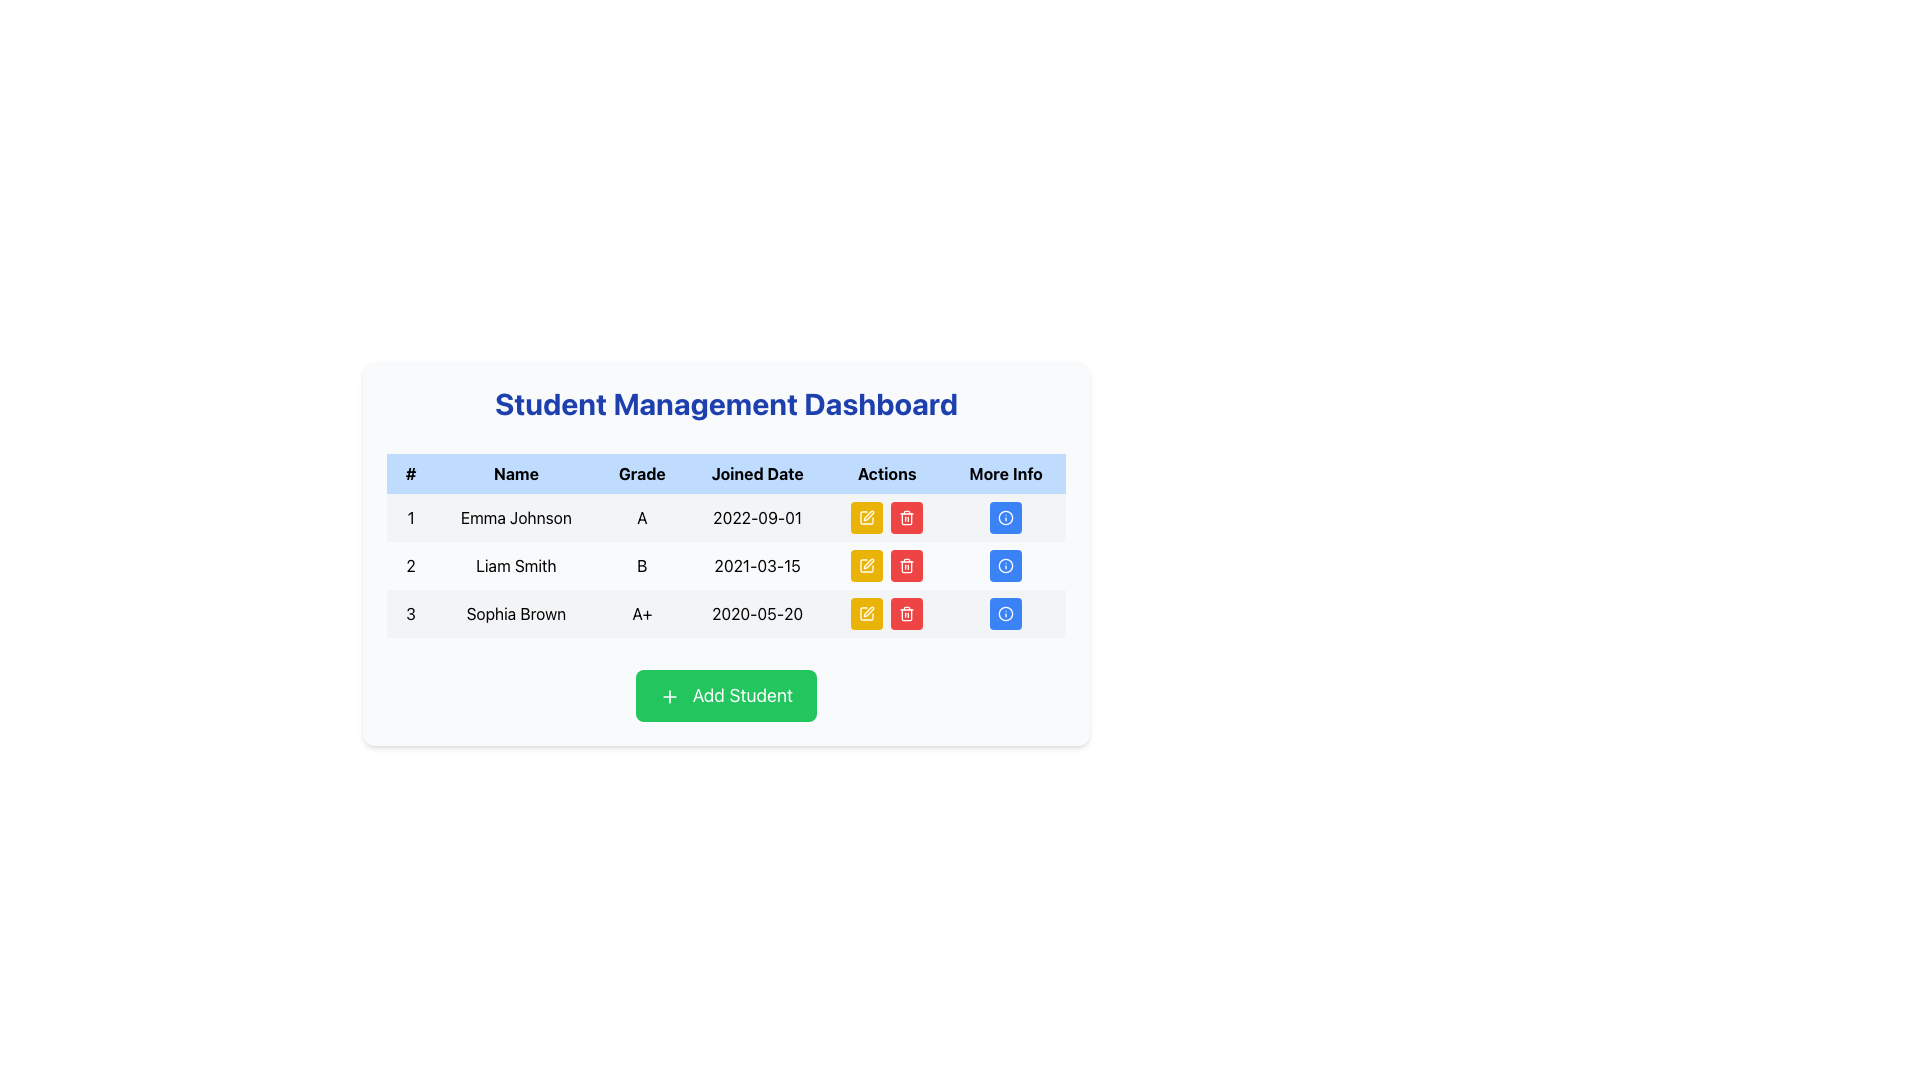 This screenshot has width=1920, height=1080. I want to click on the edit button in the 'Actions' column for the row corresponding to 'Sophia Brown', so click(867, 612).